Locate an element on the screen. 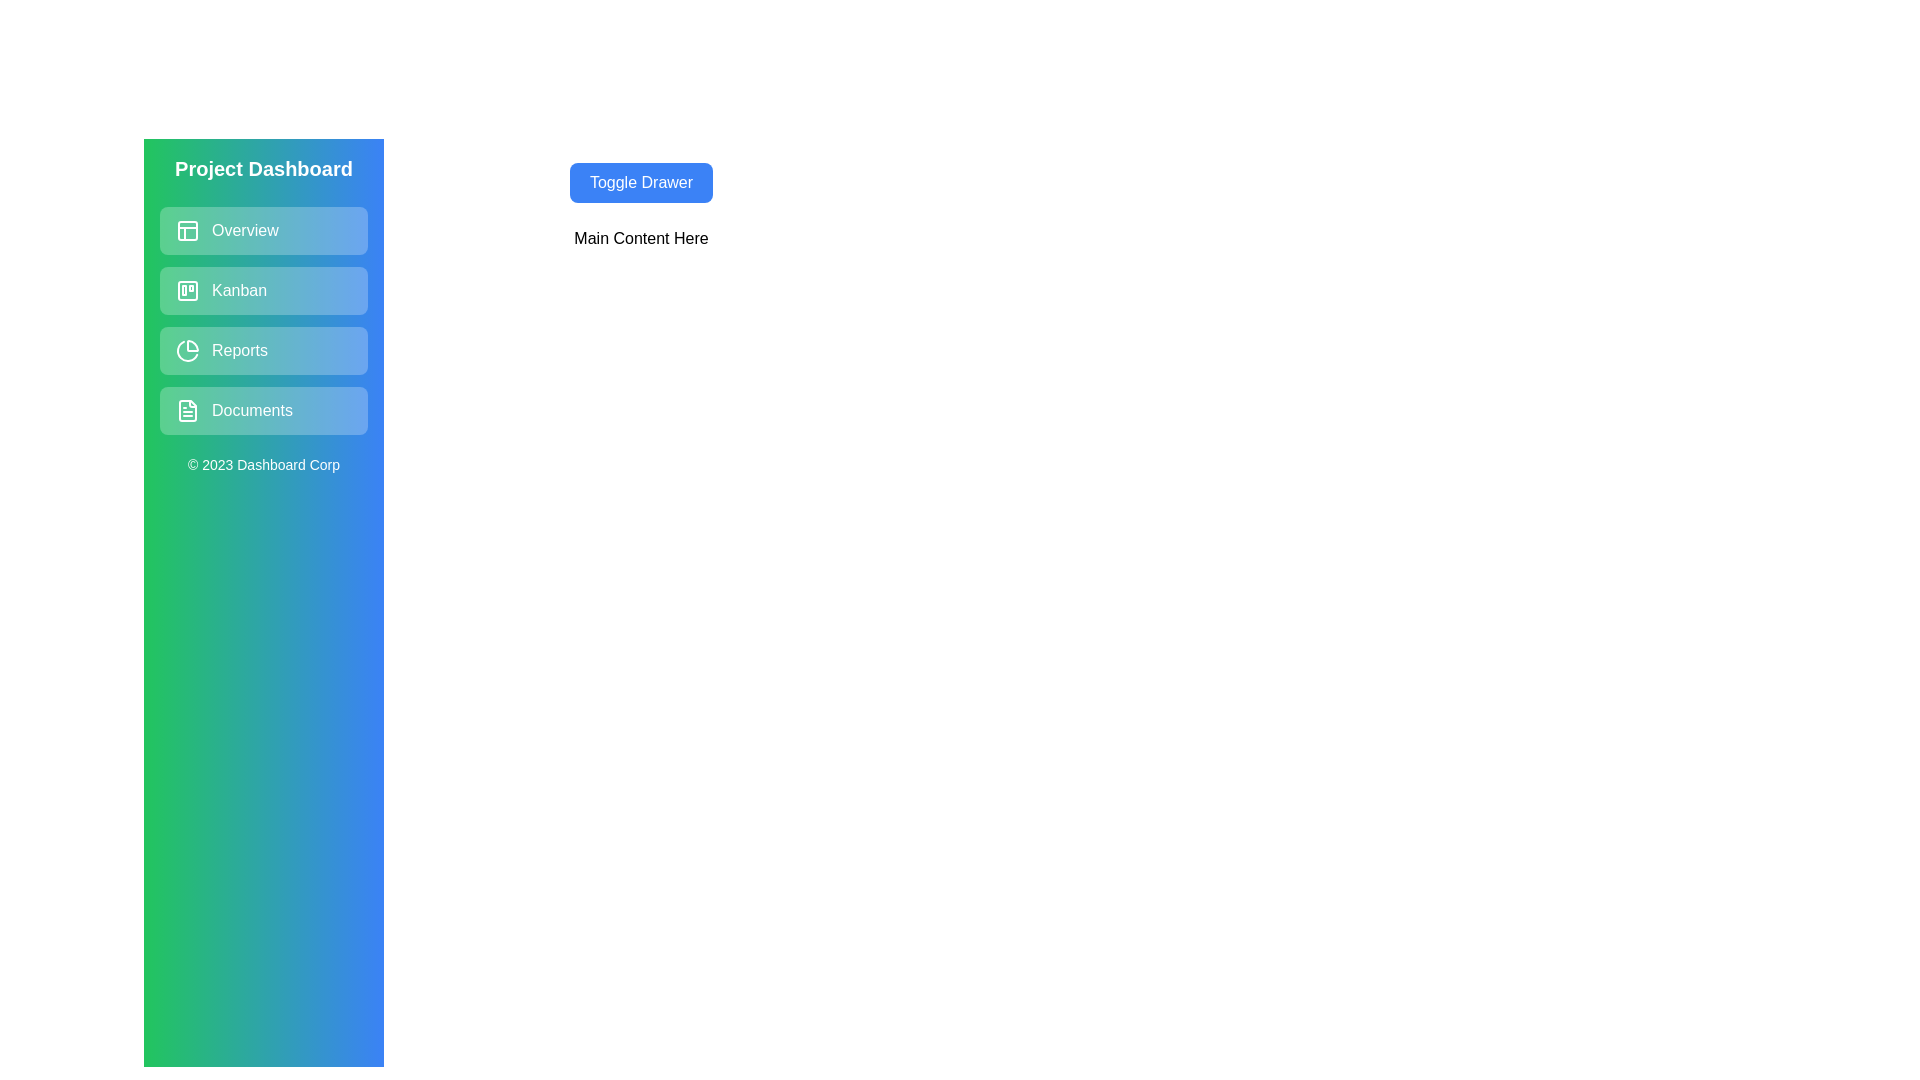  the navigation item Documents in the drawer is located at coordinates (263, 410).